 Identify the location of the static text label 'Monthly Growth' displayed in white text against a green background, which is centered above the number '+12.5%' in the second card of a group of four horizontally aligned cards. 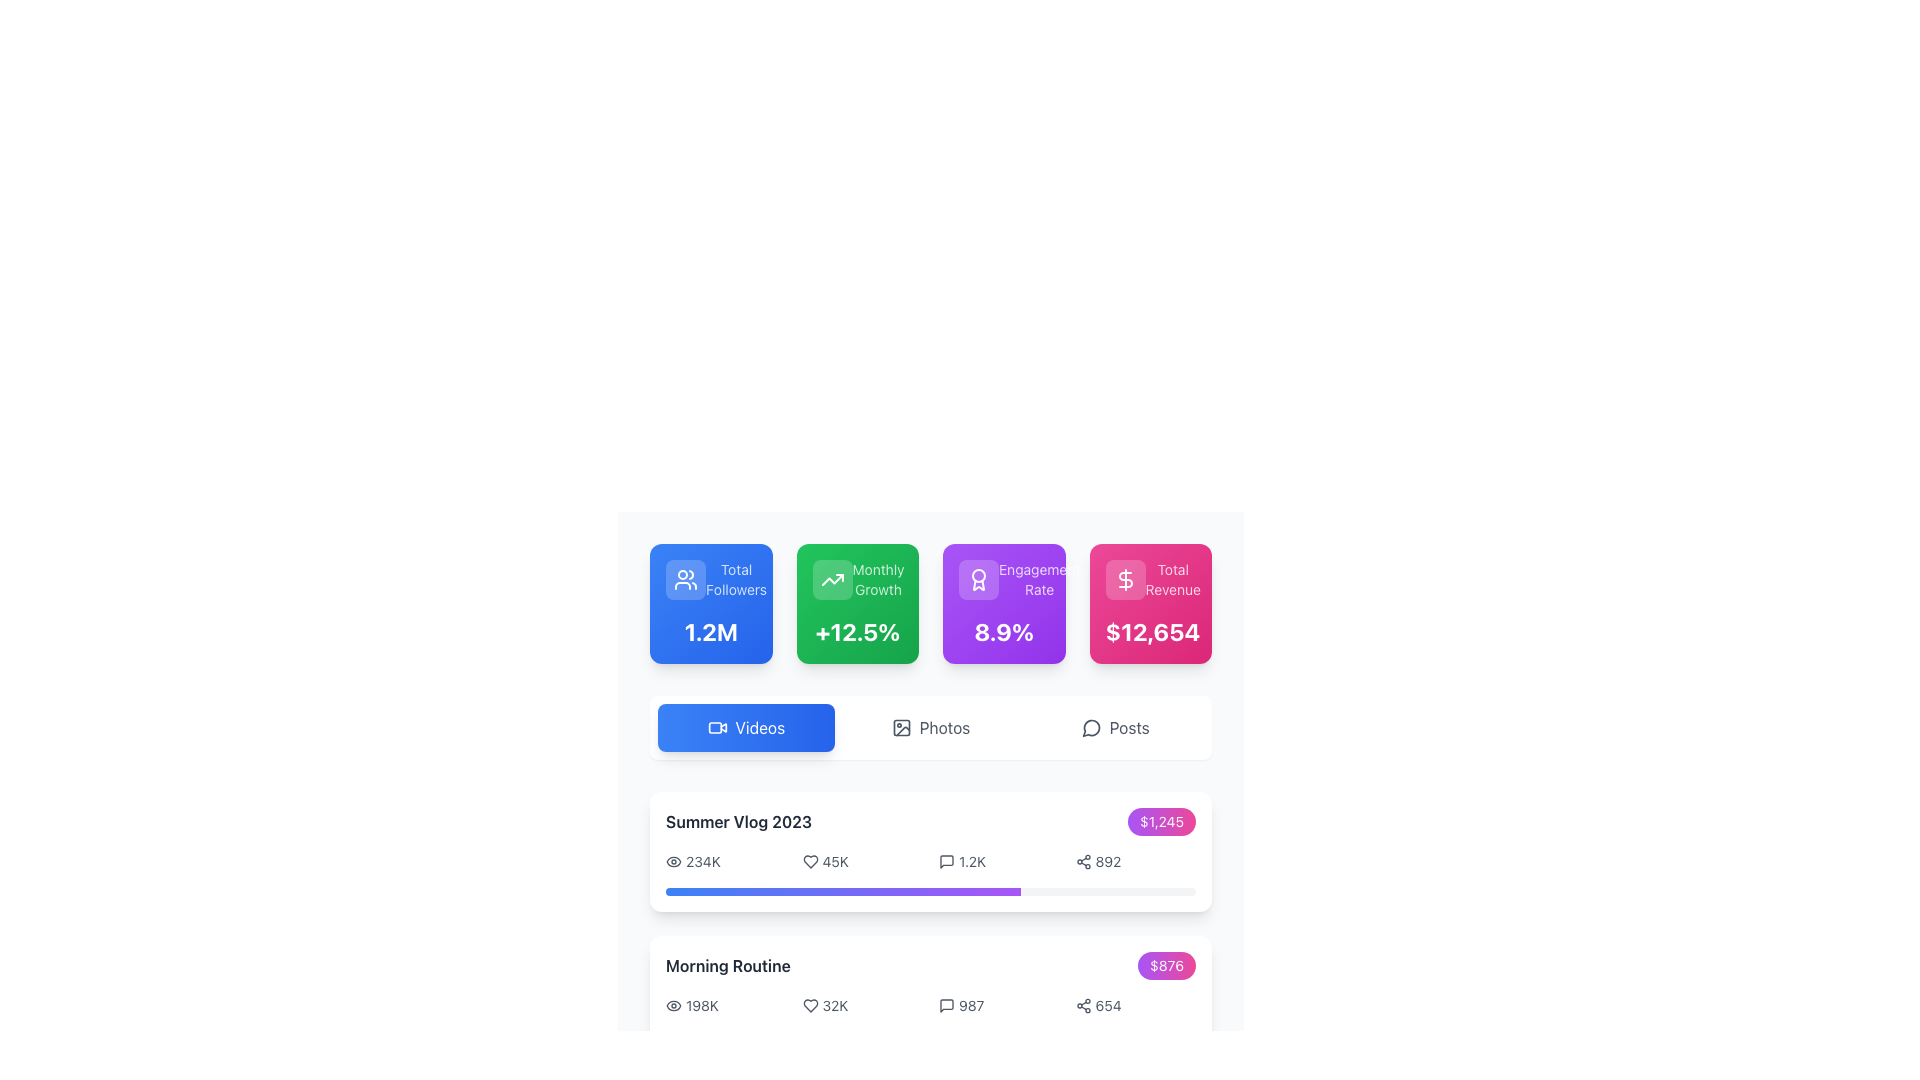
(878, 579).